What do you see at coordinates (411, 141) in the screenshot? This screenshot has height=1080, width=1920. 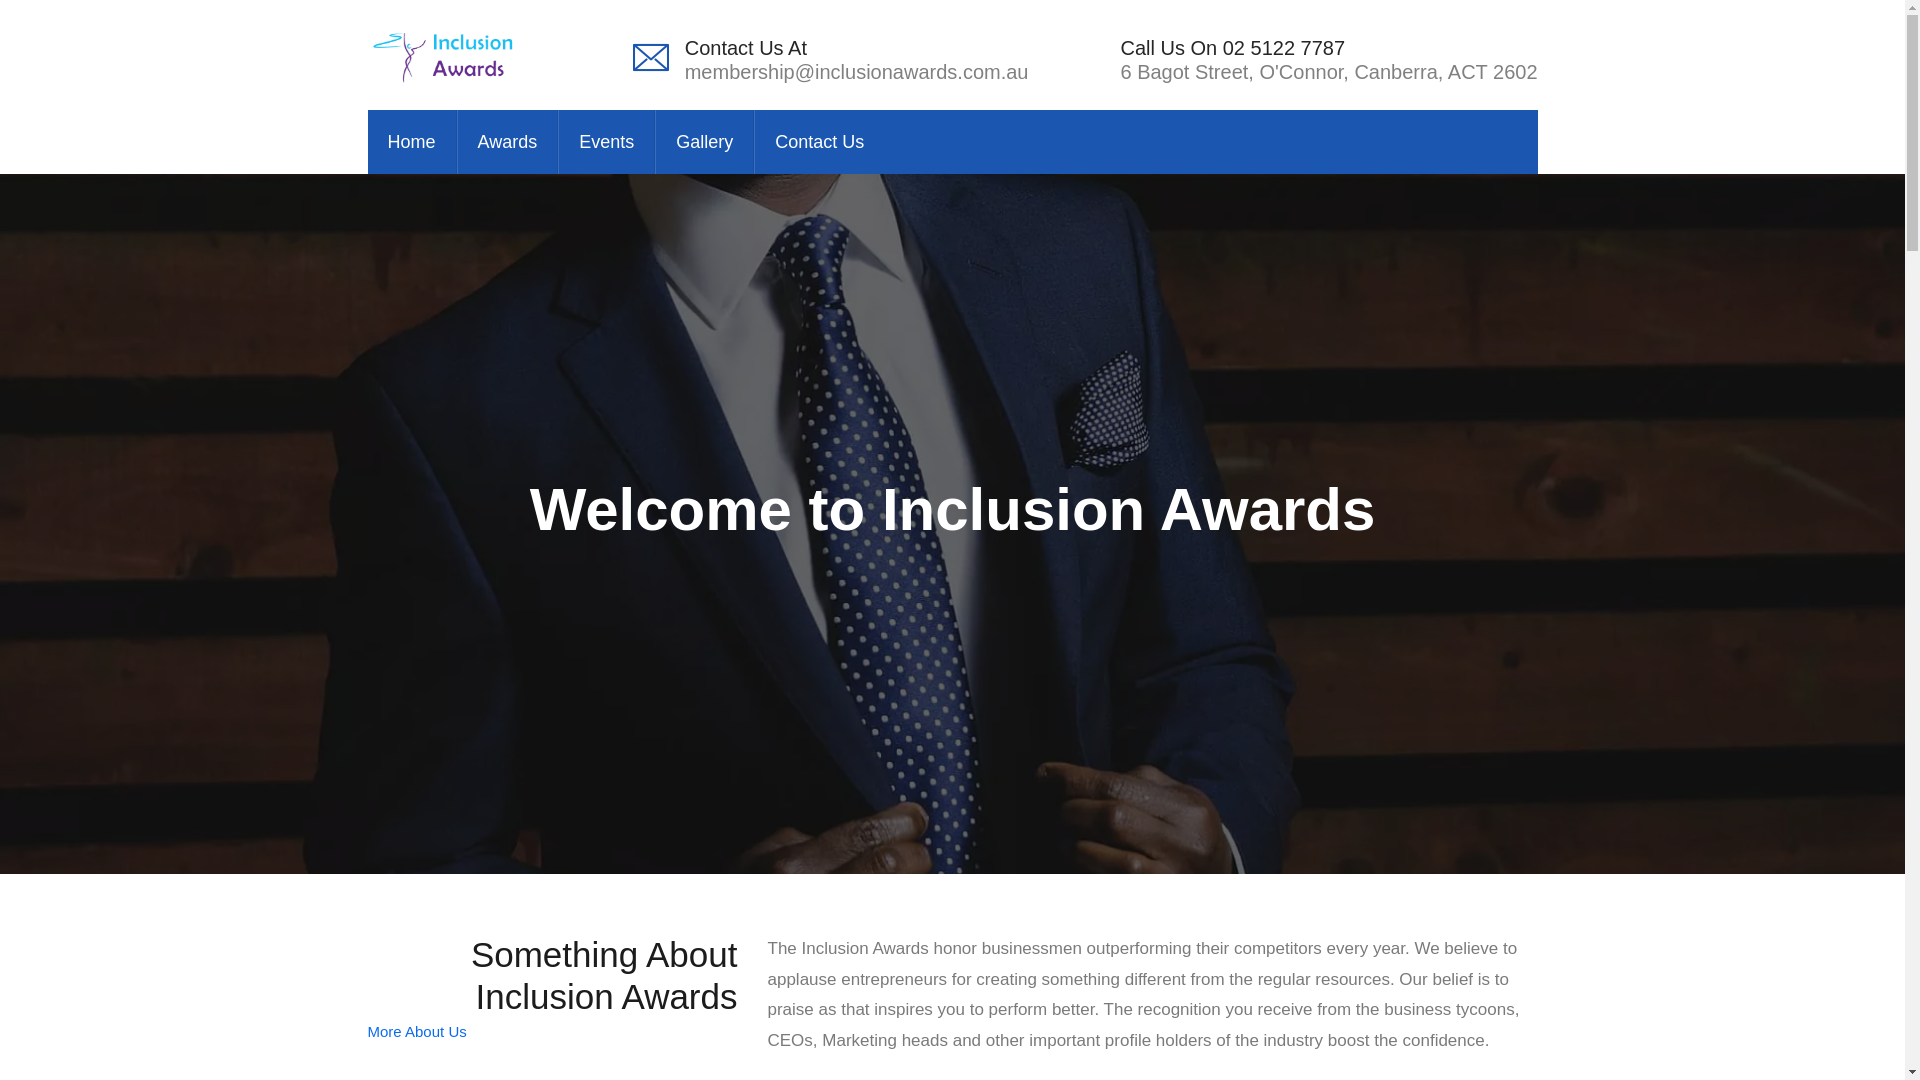 I see `'Home'` at bounding box center [411, 141].